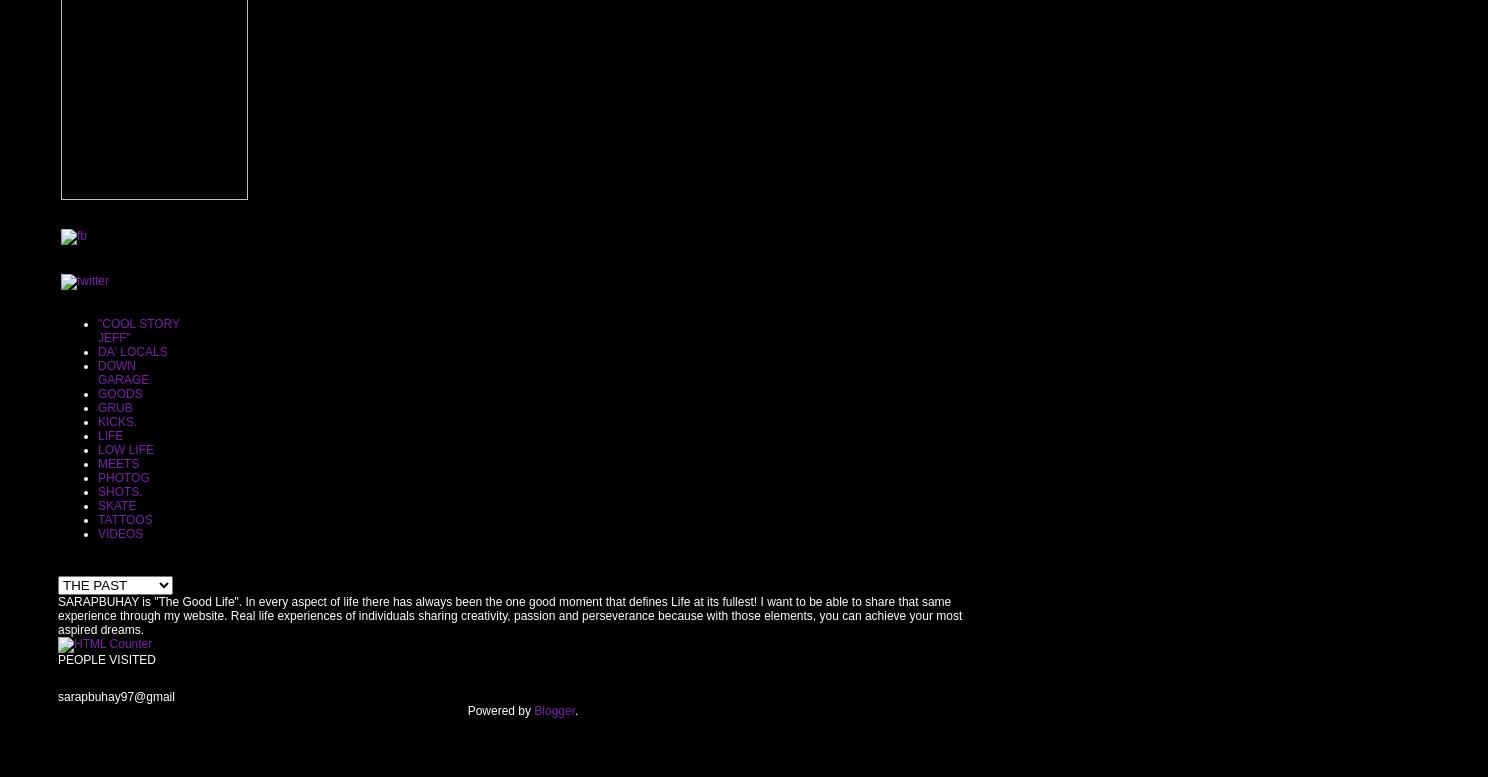  Describe the element at coordinates (57, 696) in the screenshot. I see `'sarapbuhay97@gmail'` at that location.